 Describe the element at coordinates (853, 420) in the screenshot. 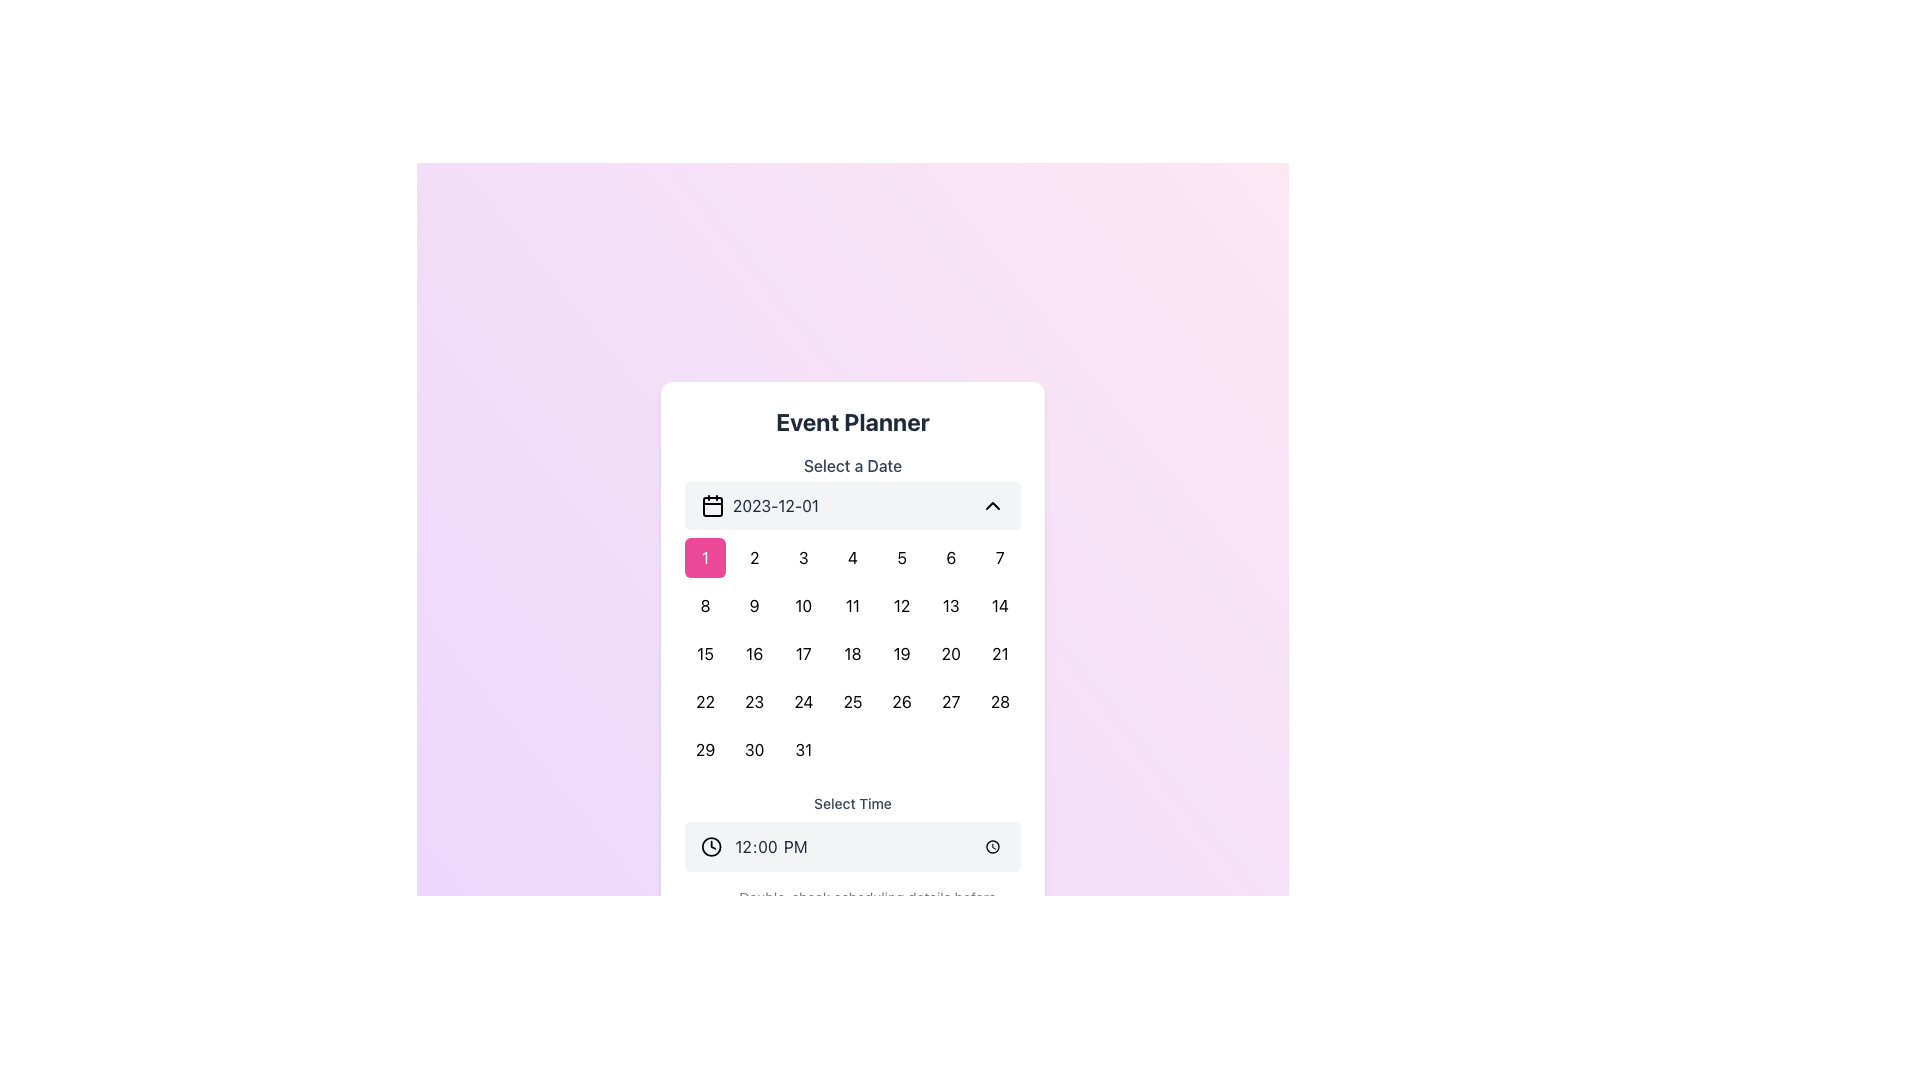

I see `the textual header that reads 'Event Planner', which is bold, large, and centered at the top of a rounded box with a shadowed effect on a gradient purple background` at that location.